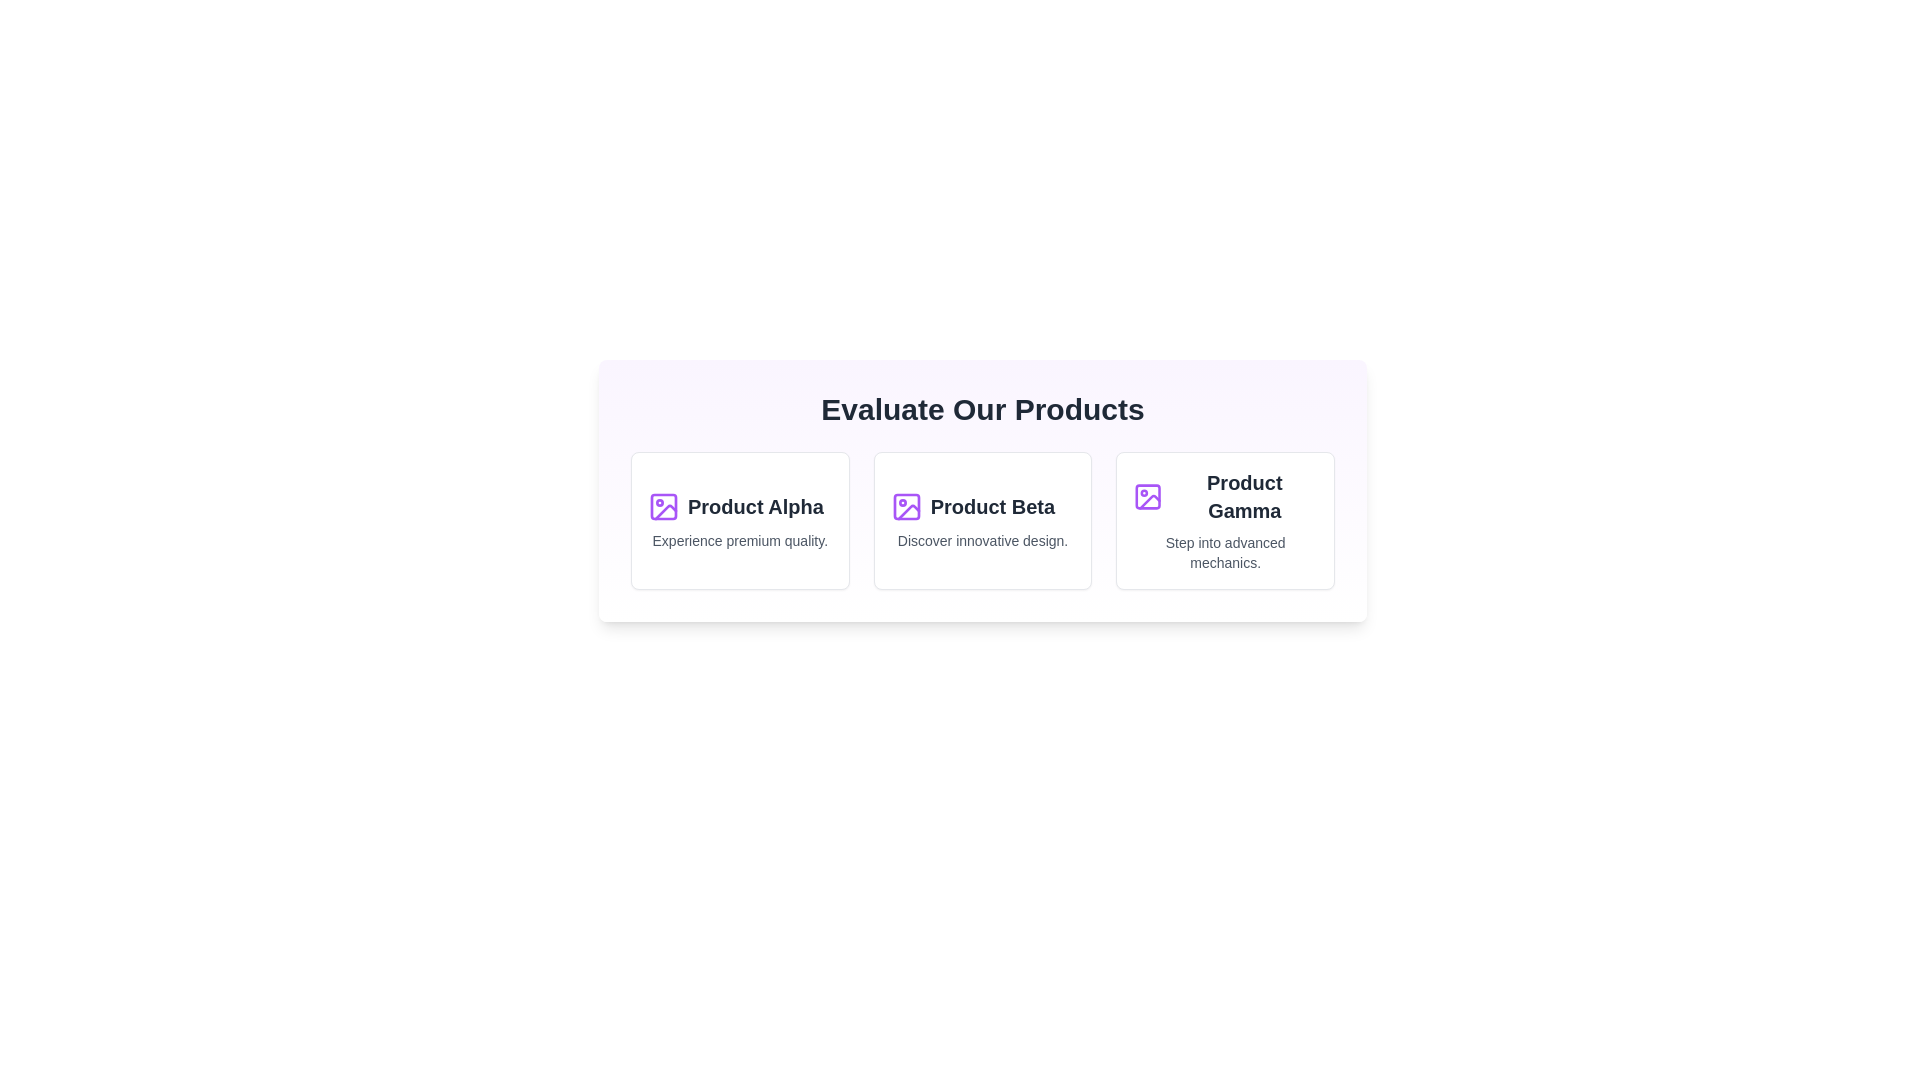 Image resolution: width=1920 pixels, height=1080 pixels. I want to click on the text label that says 'Discover innovative design.' which is styled in gray and located beneath the 'Product Beta' heading in the middle card, so click(983, 540).